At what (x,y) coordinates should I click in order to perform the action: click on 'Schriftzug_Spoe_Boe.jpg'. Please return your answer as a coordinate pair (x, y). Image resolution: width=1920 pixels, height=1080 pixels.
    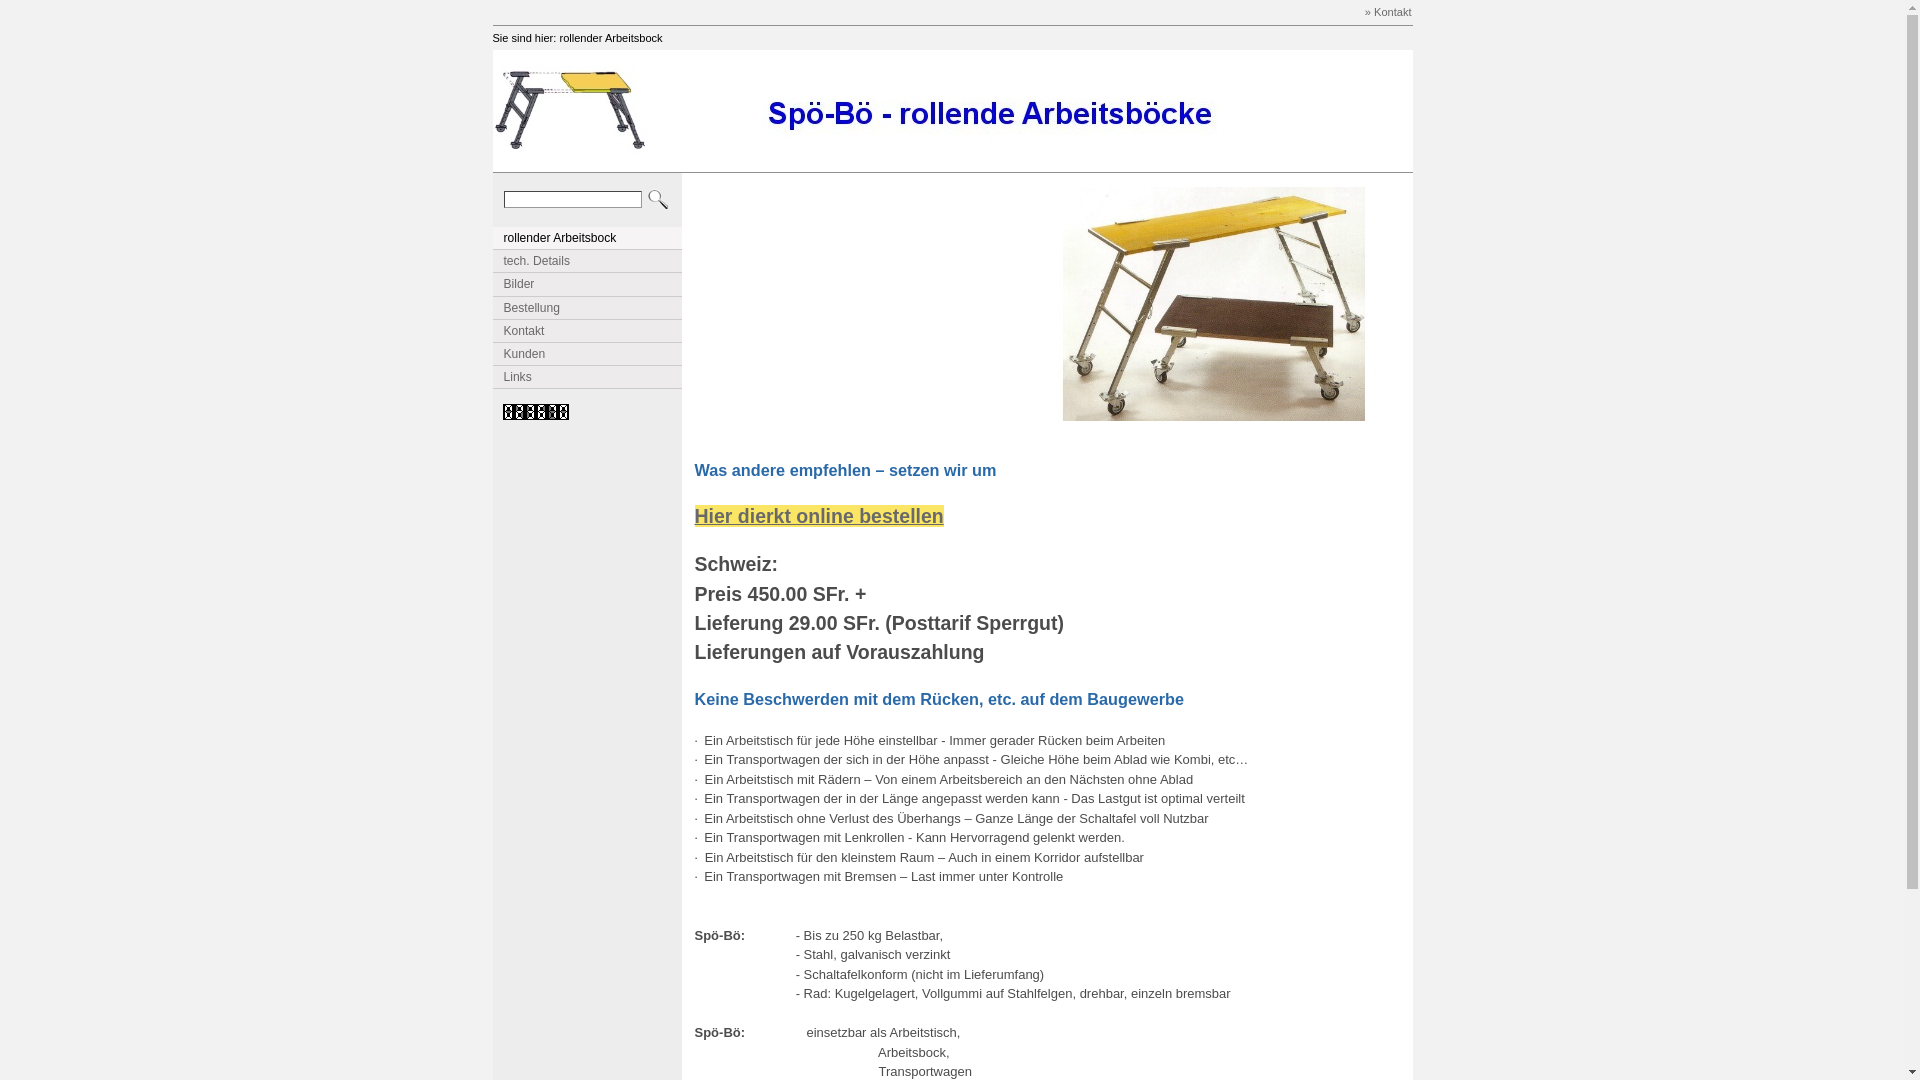
    Looking at the image, I should click on (984, 111).